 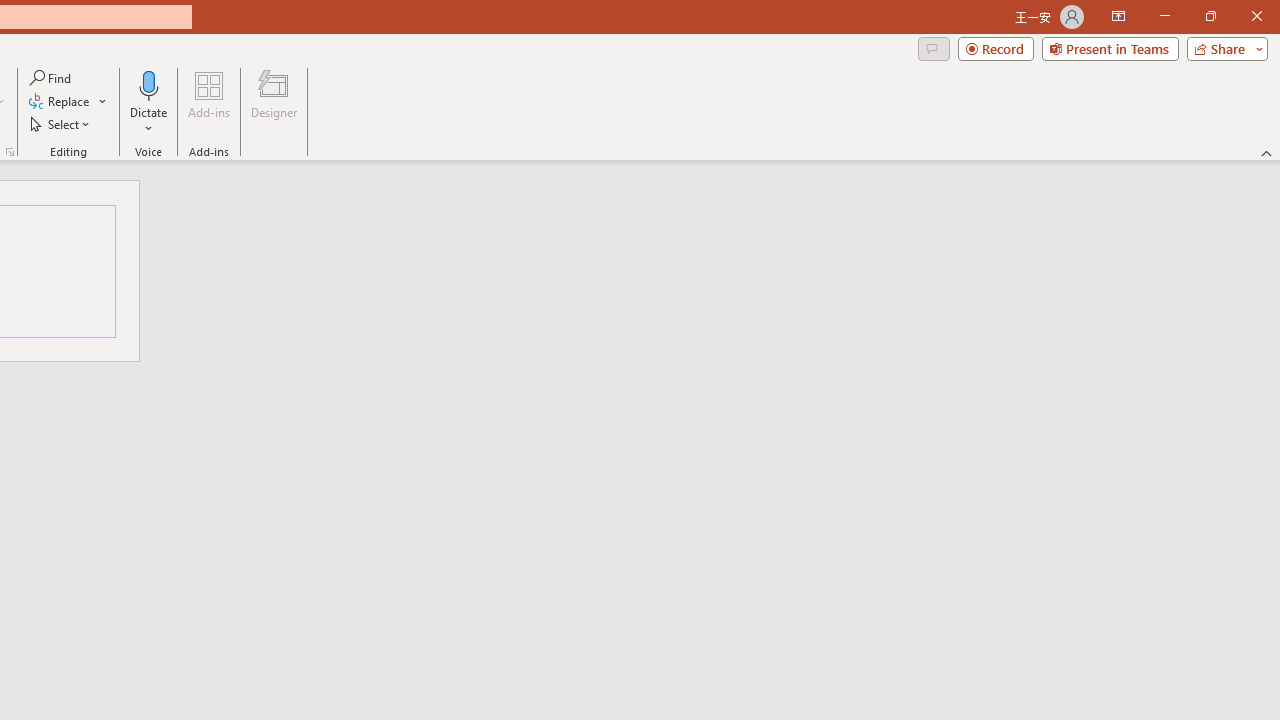 I want to click on 'Select', so click(x=61, y=124).